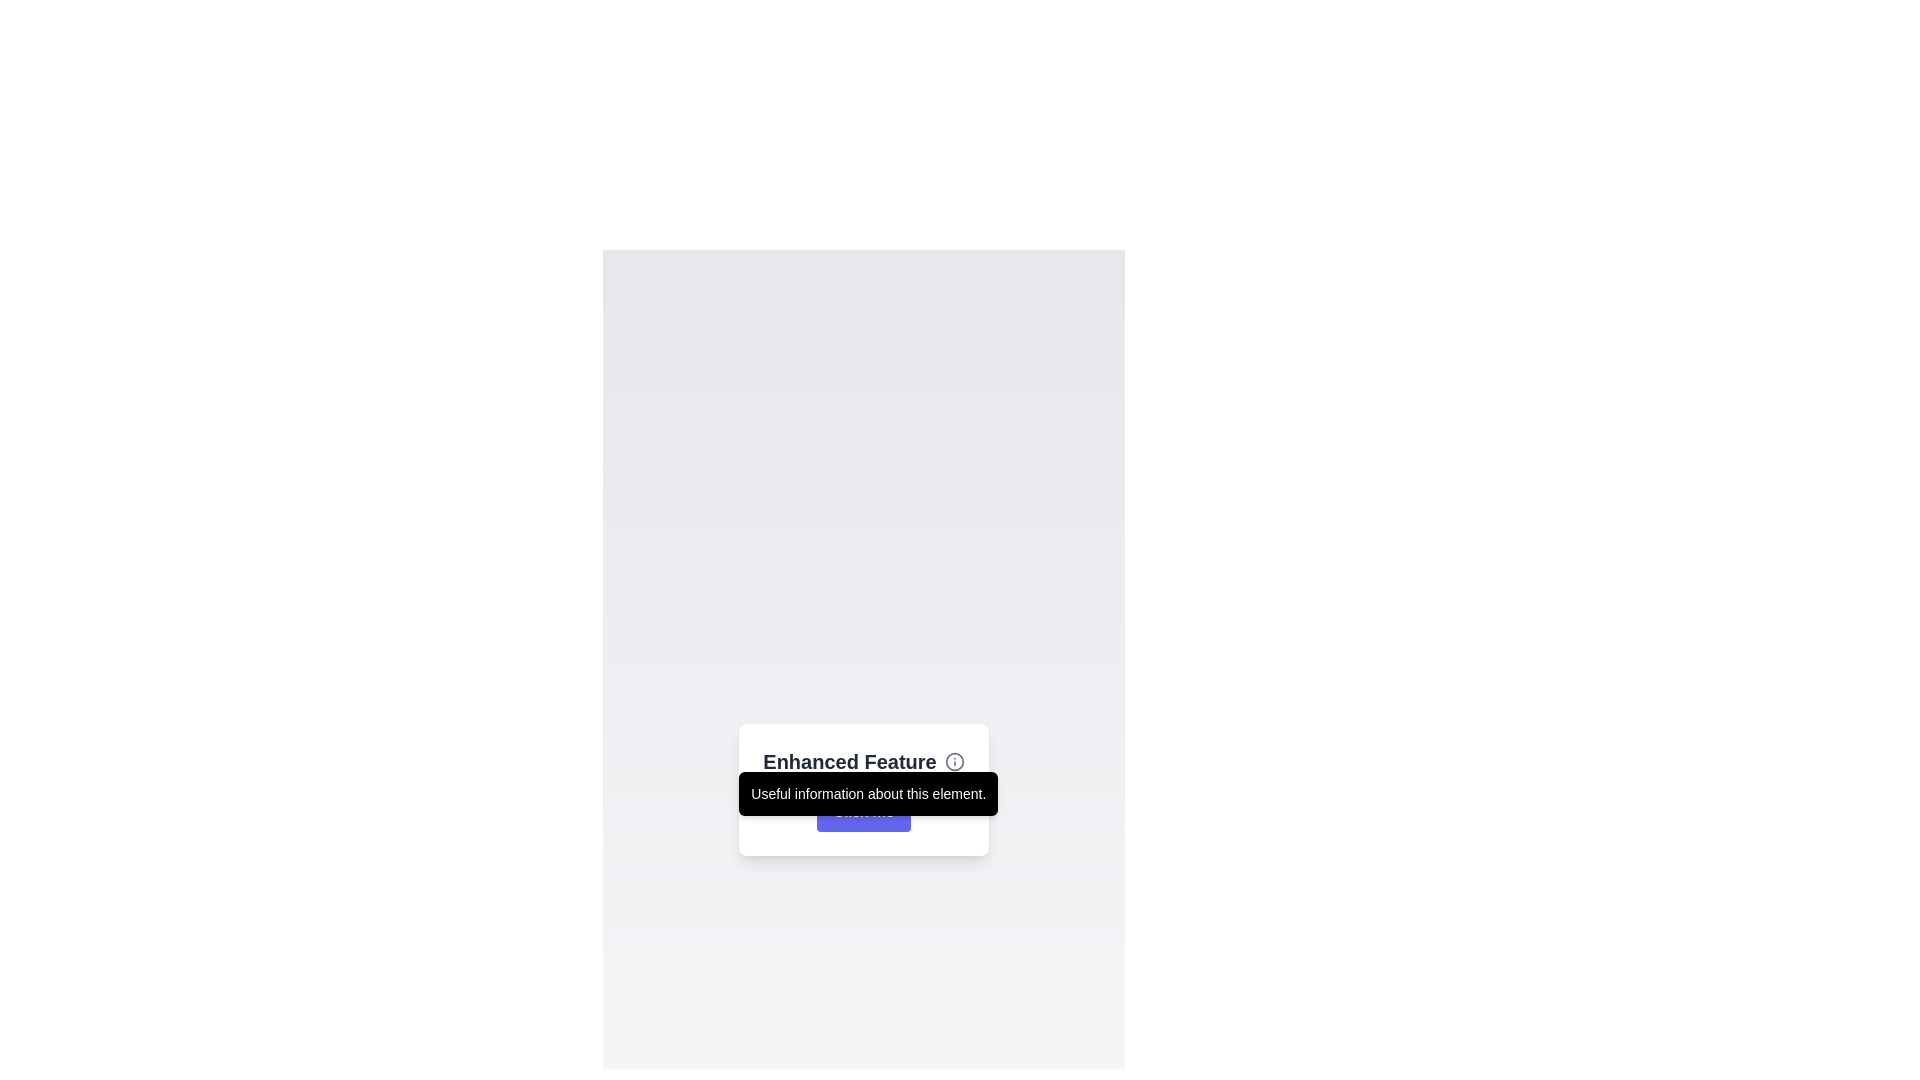  Describe the element at coordinates (864, 812) in the screenshot. I see `the 'Click Me' button with a purple background and white text located centrally within the 'Enhanced Feature' card` at that location.